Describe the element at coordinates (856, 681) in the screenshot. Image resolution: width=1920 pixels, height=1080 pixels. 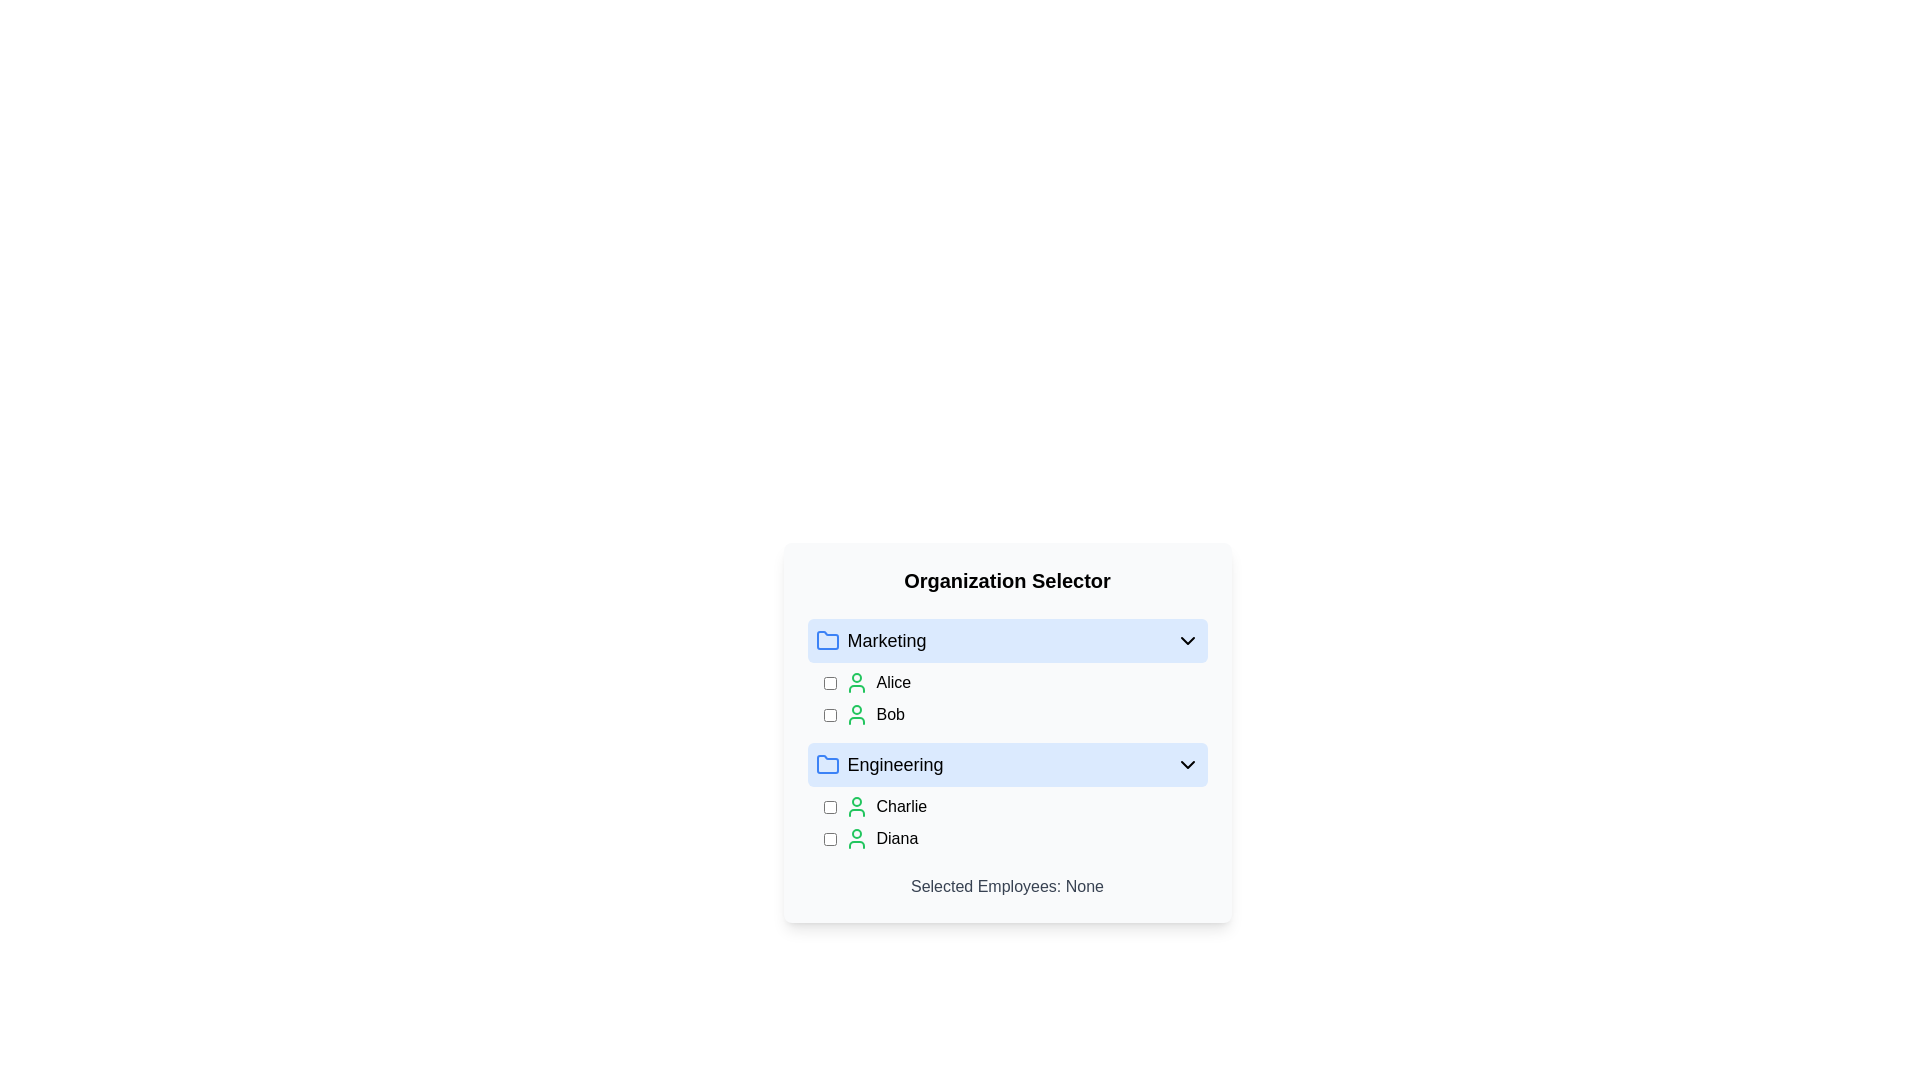
I see `the user icon representing 'Alice' in the 'Marketing' group within the 'Organization Selector' panel to aid user identification` at that location.